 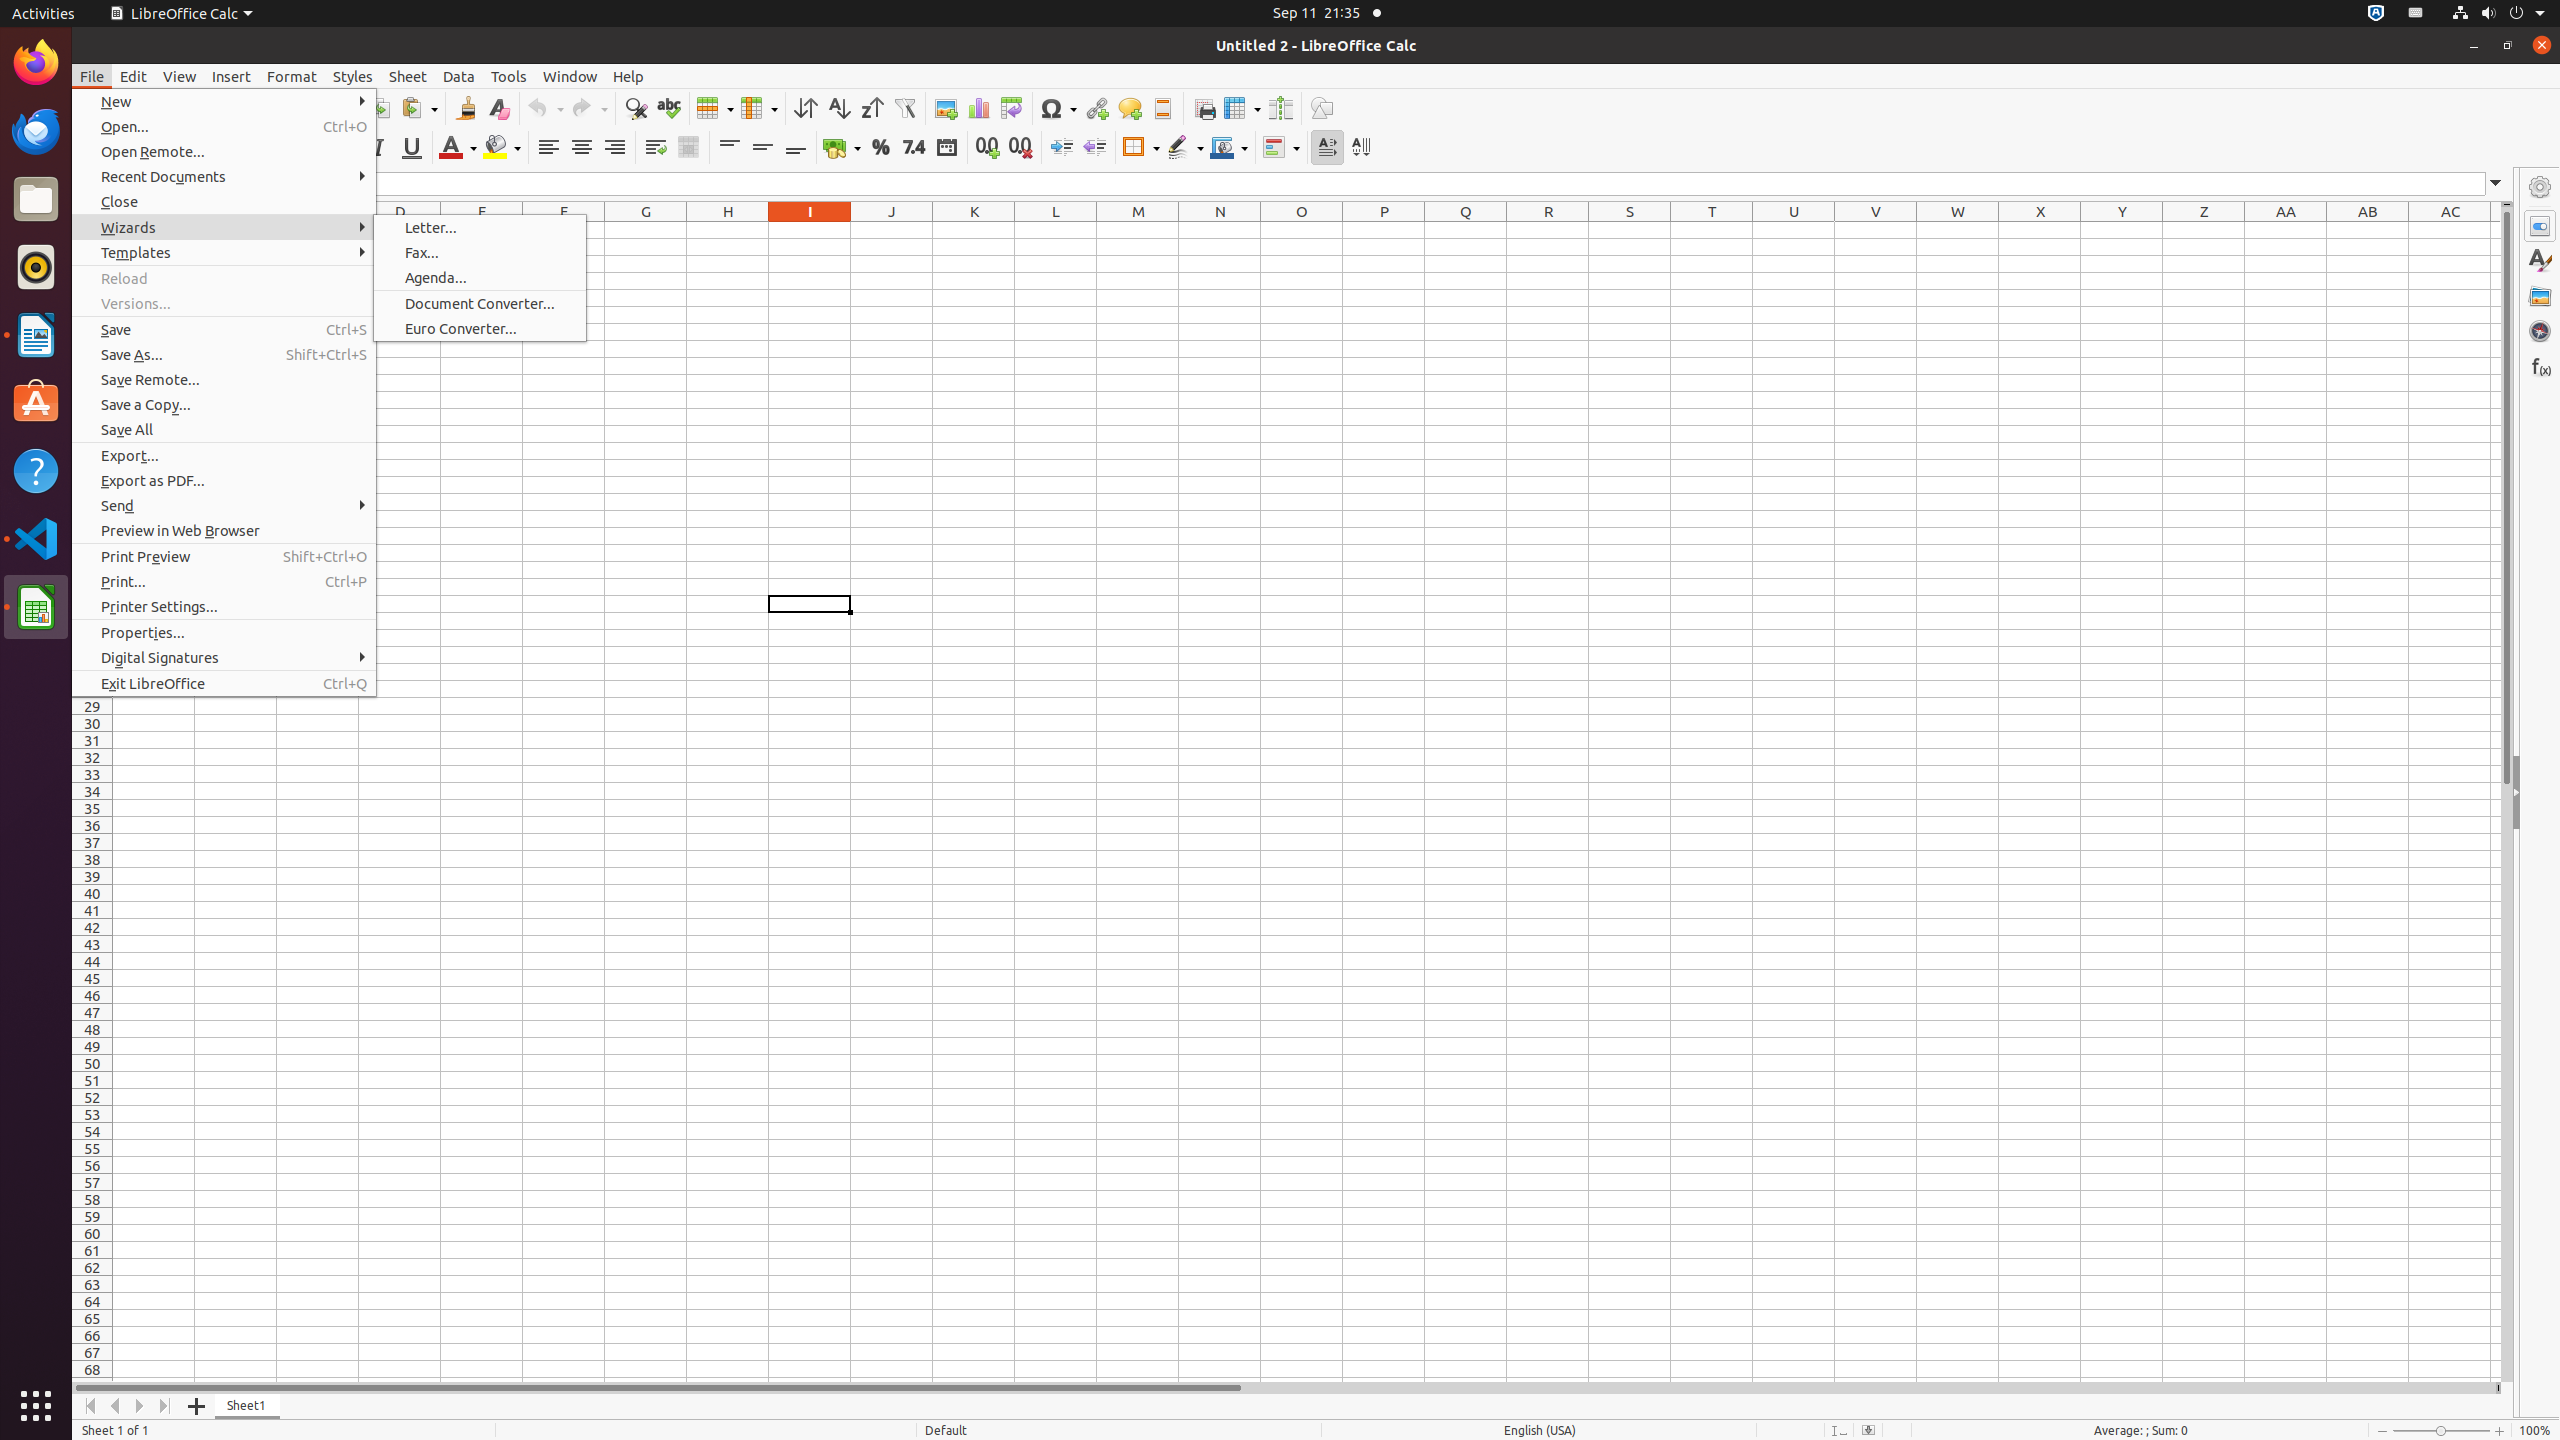 What do you see at coordinates (480, 302) in the screenshot?
I see `'Document Converter...'` at bounding box center [480, 302].